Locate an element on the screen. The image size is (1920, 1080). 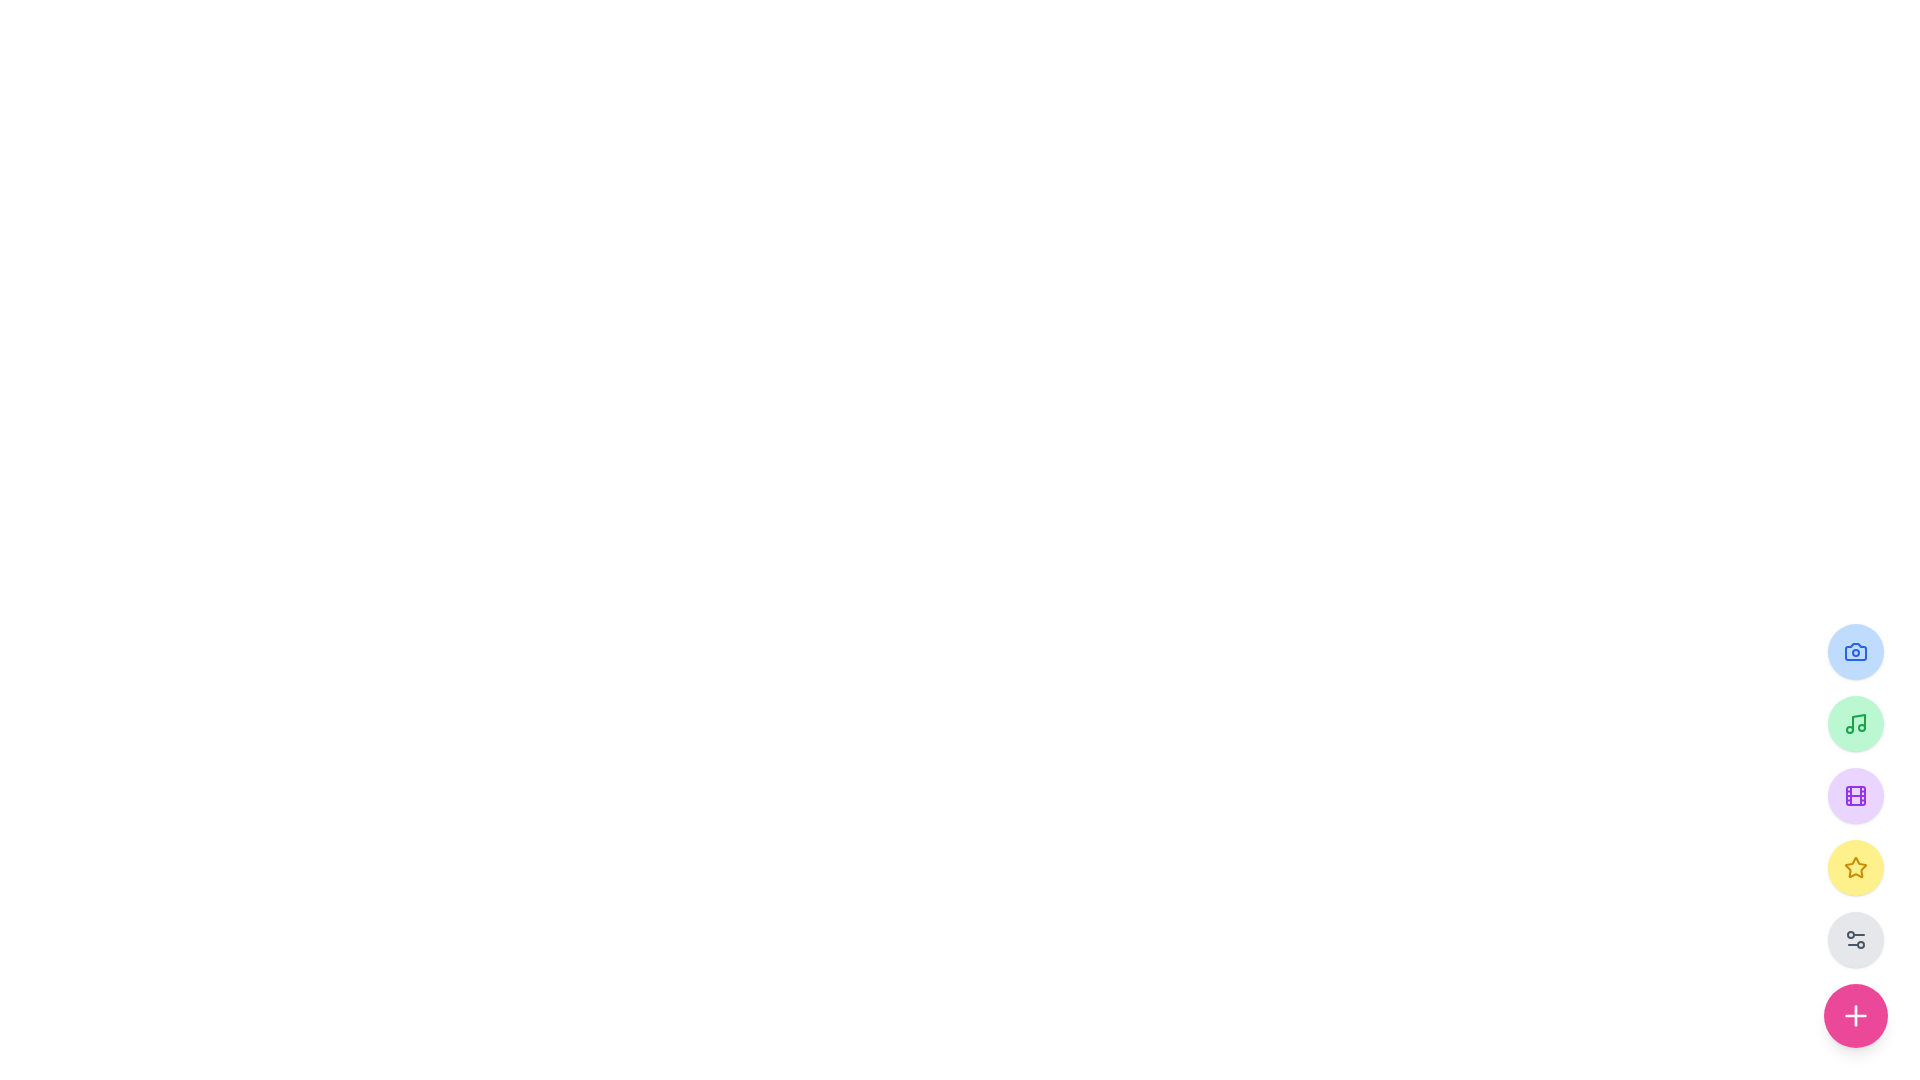
the circular button with a purple background and a film strip icon, which is the third button in the vertical menu is located at coordinates (1855, 794).